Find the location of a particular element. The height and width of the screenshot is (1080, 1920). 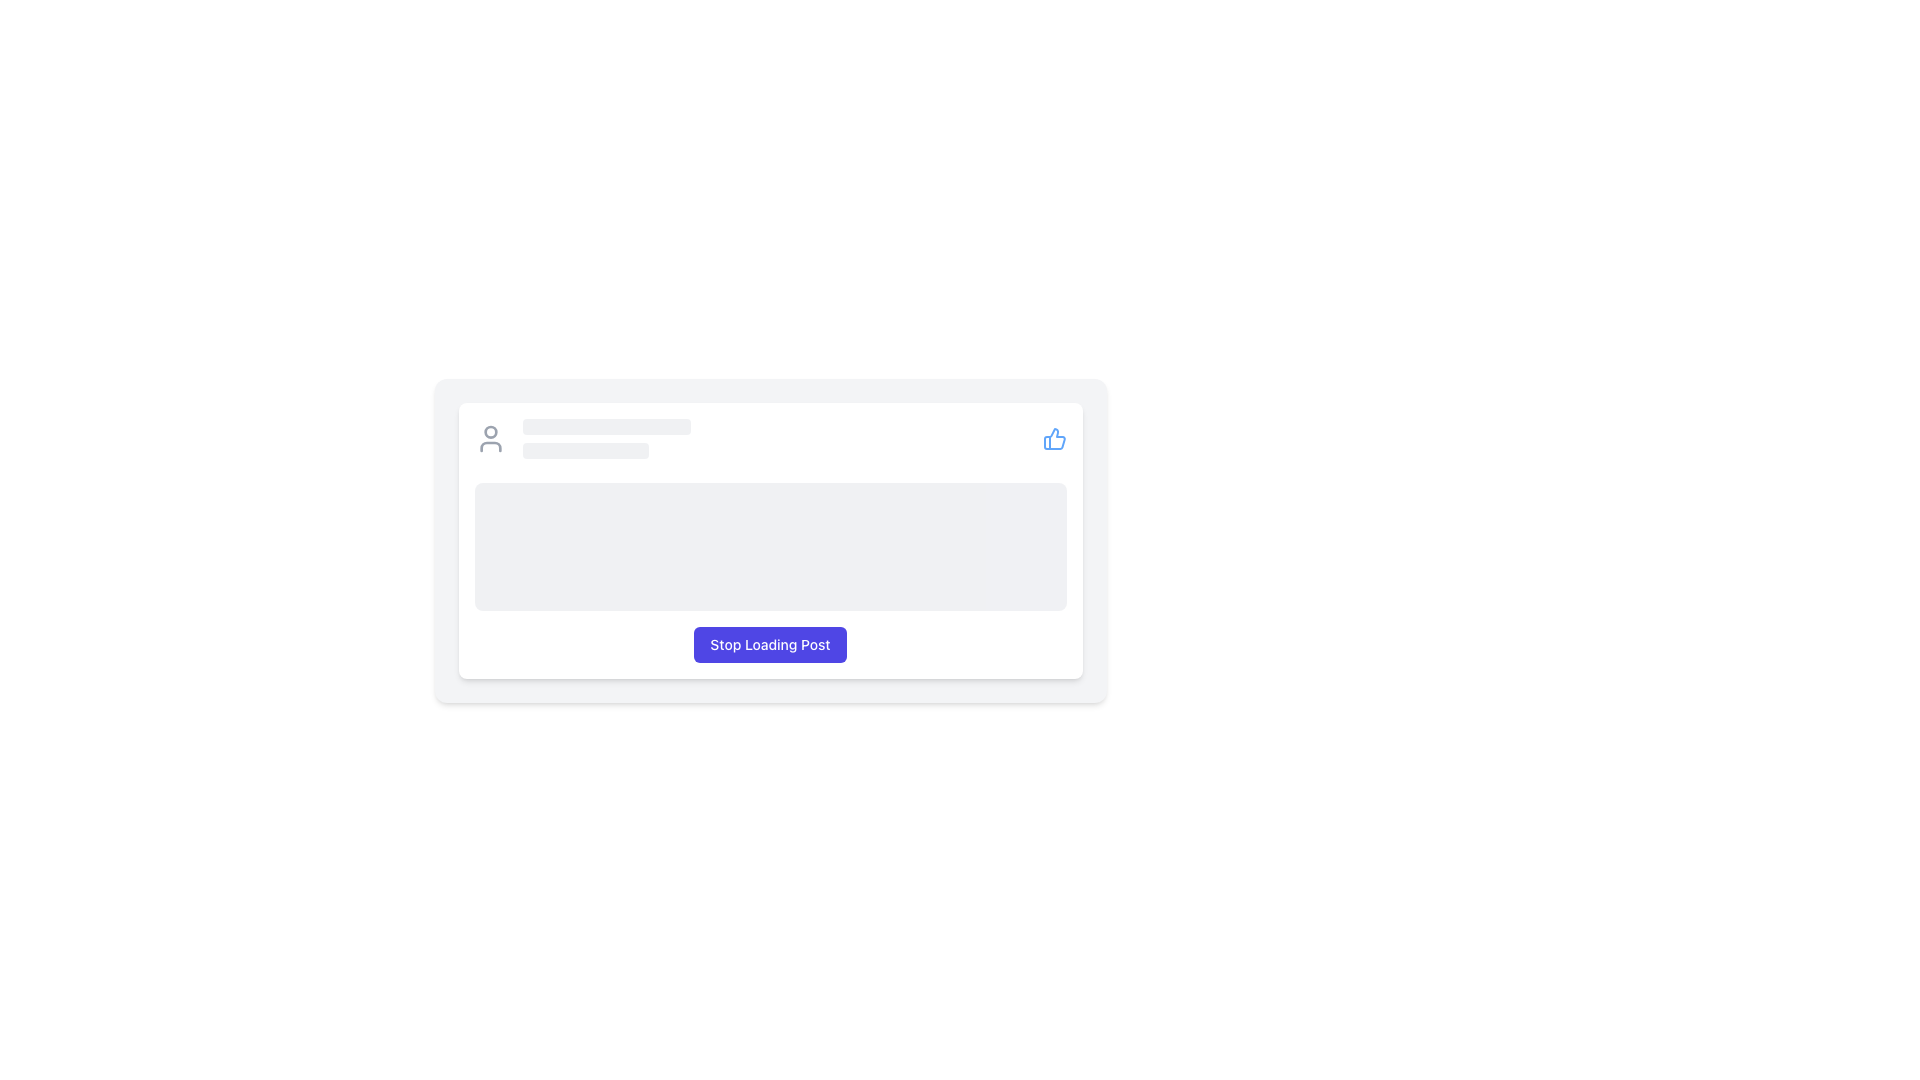

the small circular icon representing a person's head, which is located at the center of the head of the person icon in the top-left area of the primary card containing user information is located at coordinates (490, 431).